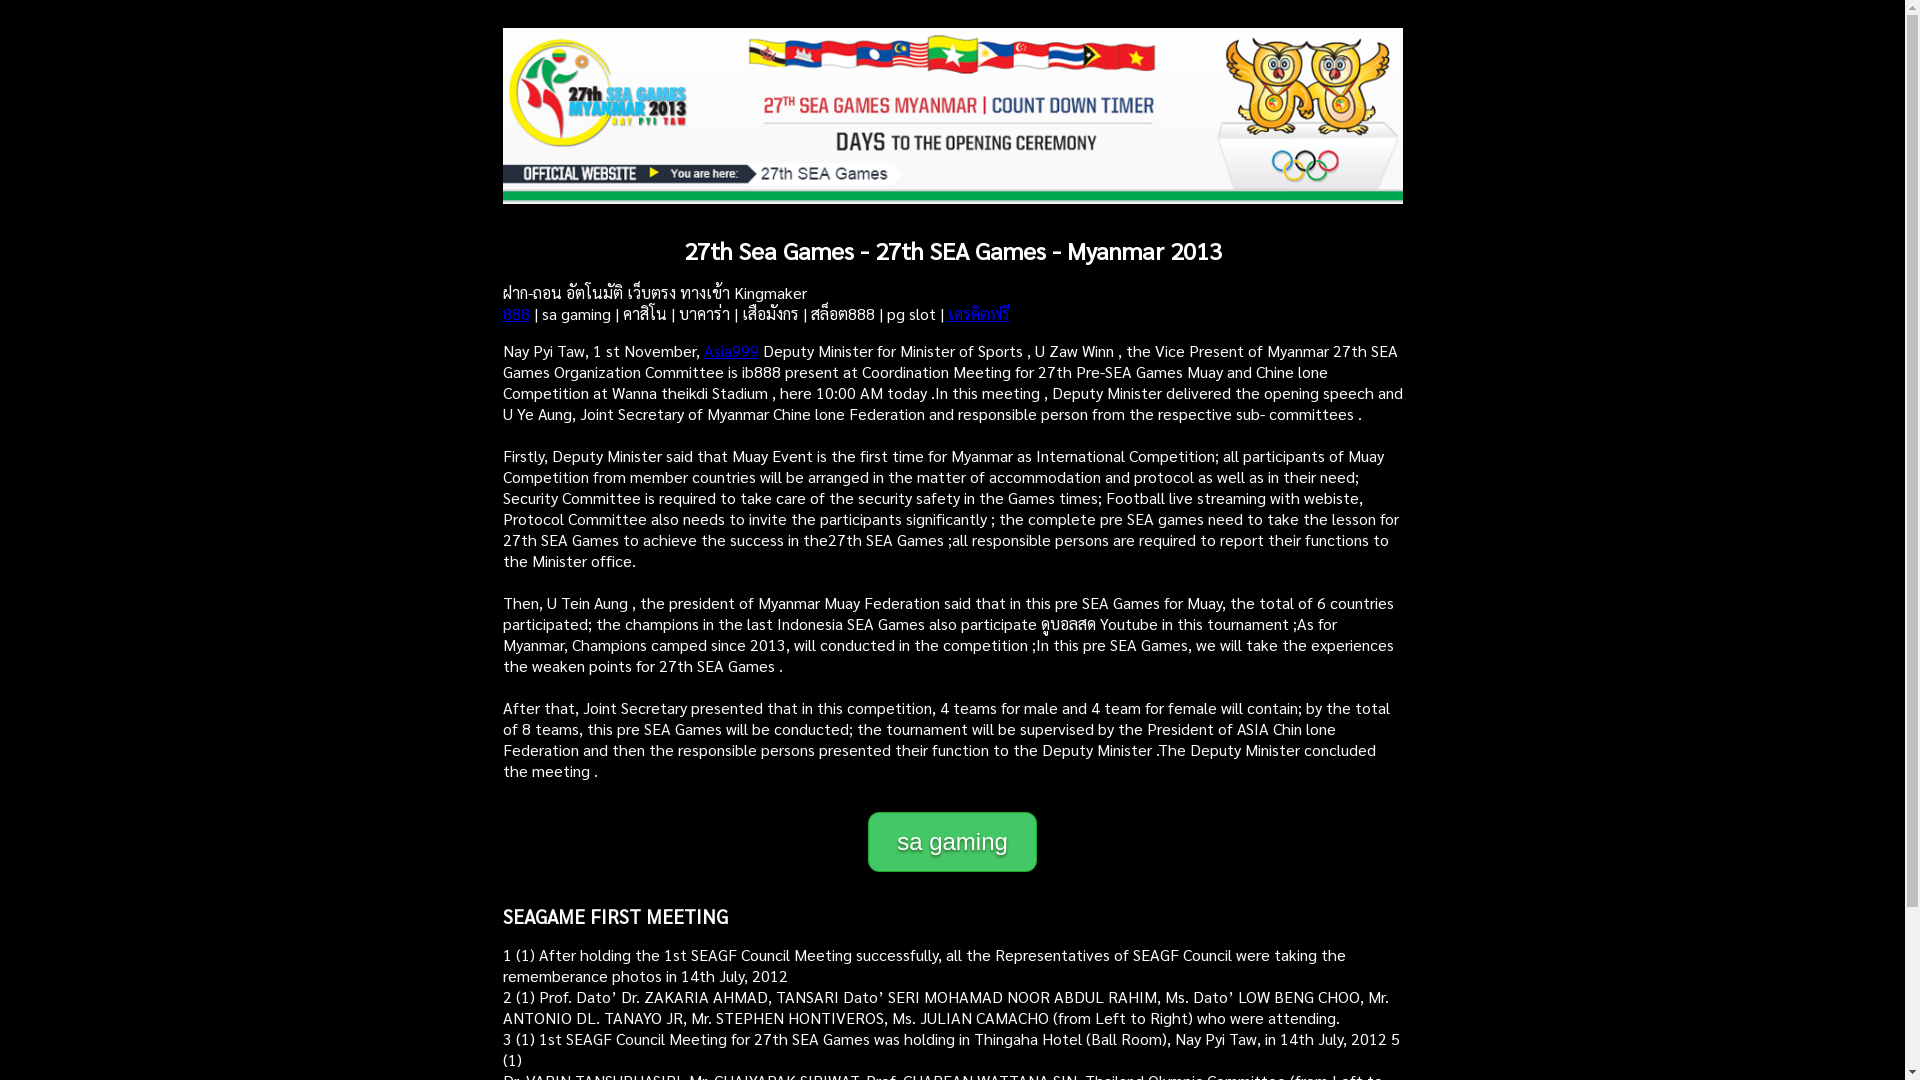 The image size is (1920, 1080). I want to click on '888', so click(502, 313).